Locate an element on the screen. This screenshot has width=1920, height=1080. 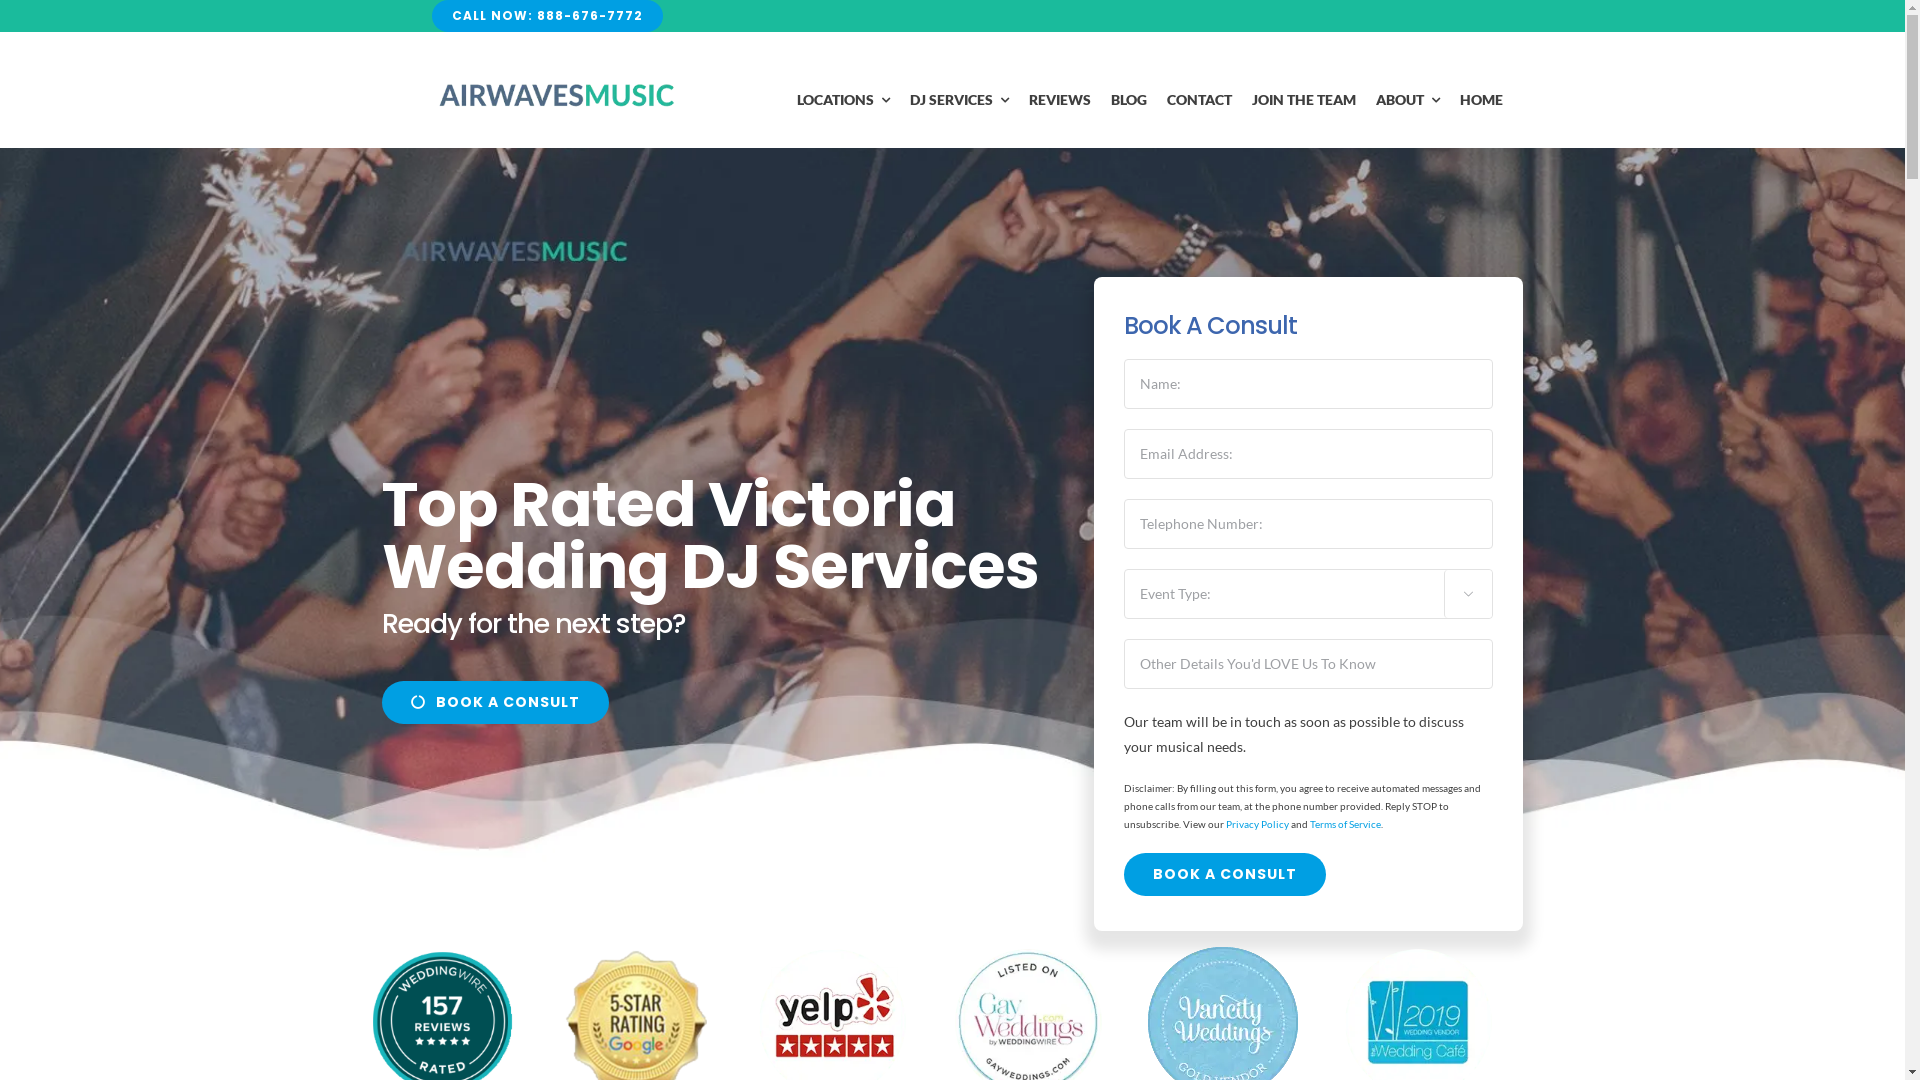
'CONTACT' is located at coordinates (1199, 100).